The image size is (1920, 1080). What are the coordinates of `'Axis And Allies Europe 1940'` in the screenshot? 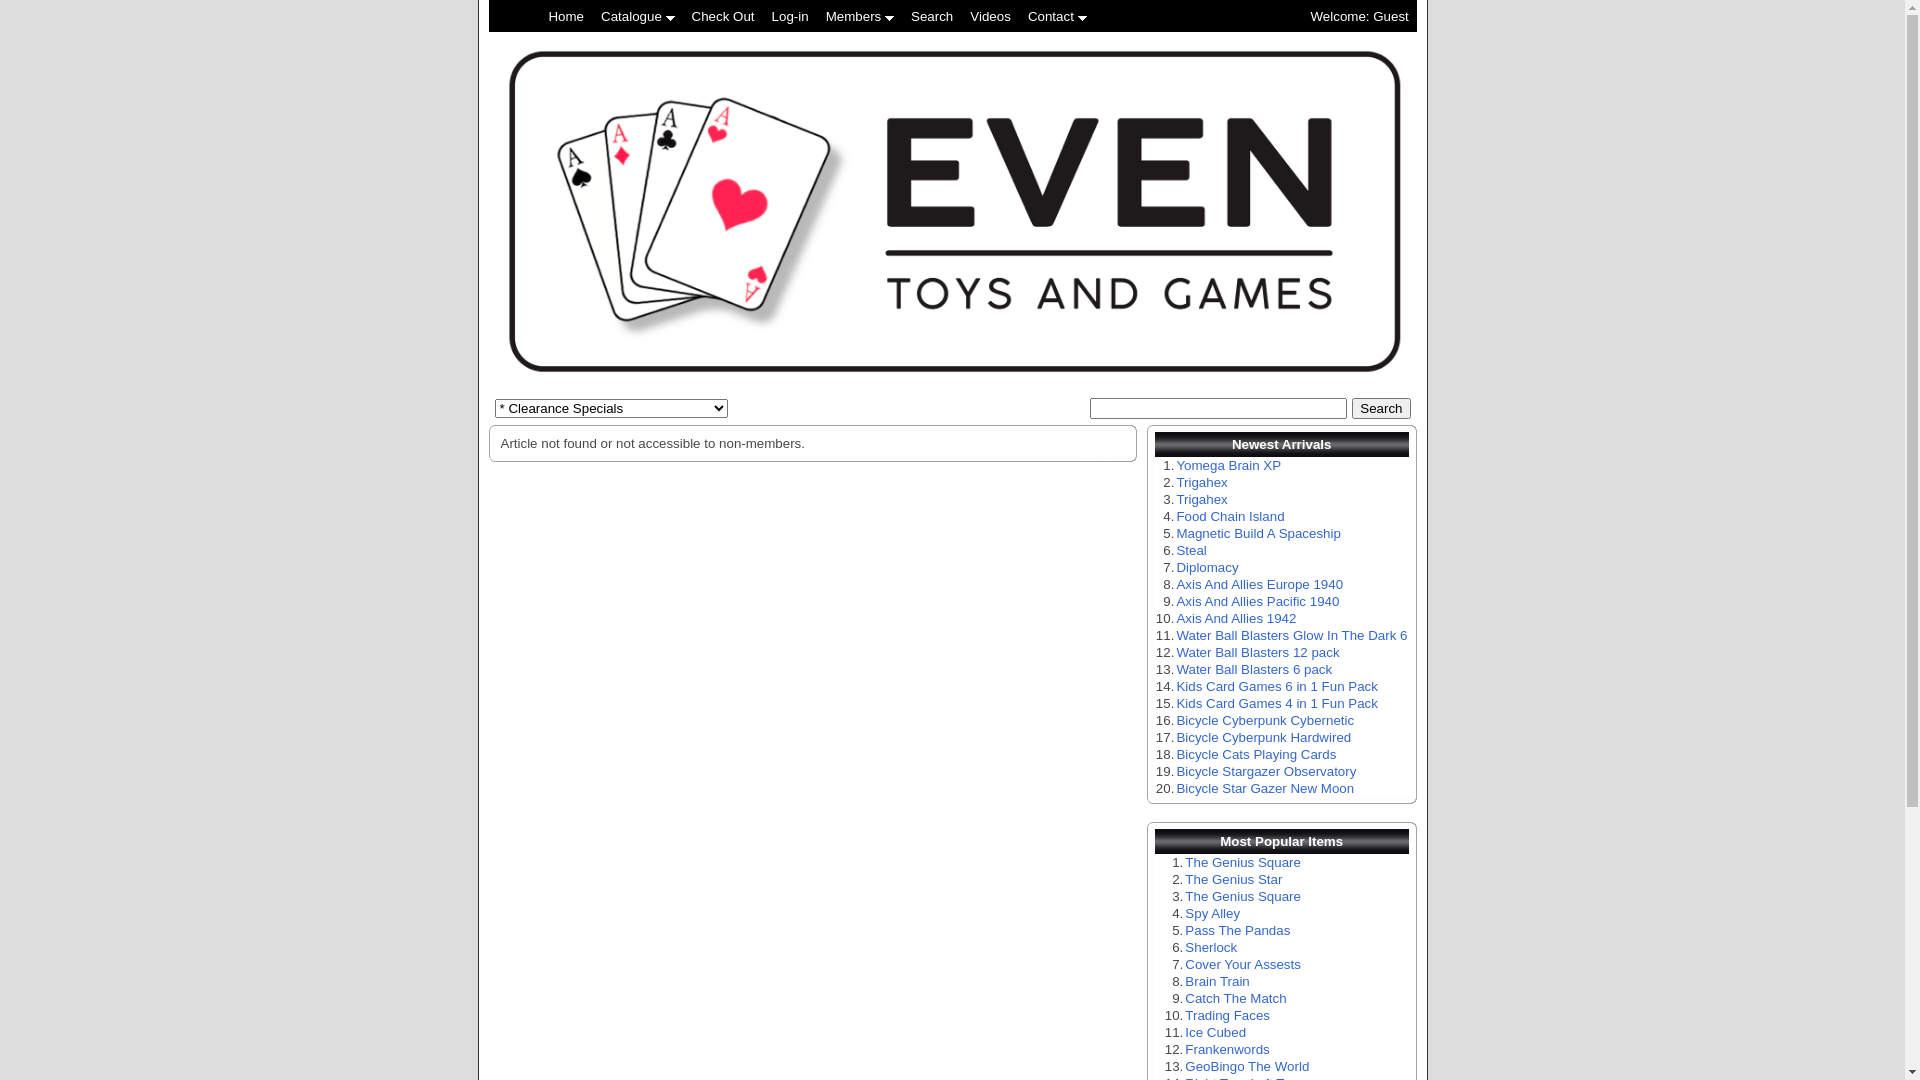 It's located at (1258, 584).